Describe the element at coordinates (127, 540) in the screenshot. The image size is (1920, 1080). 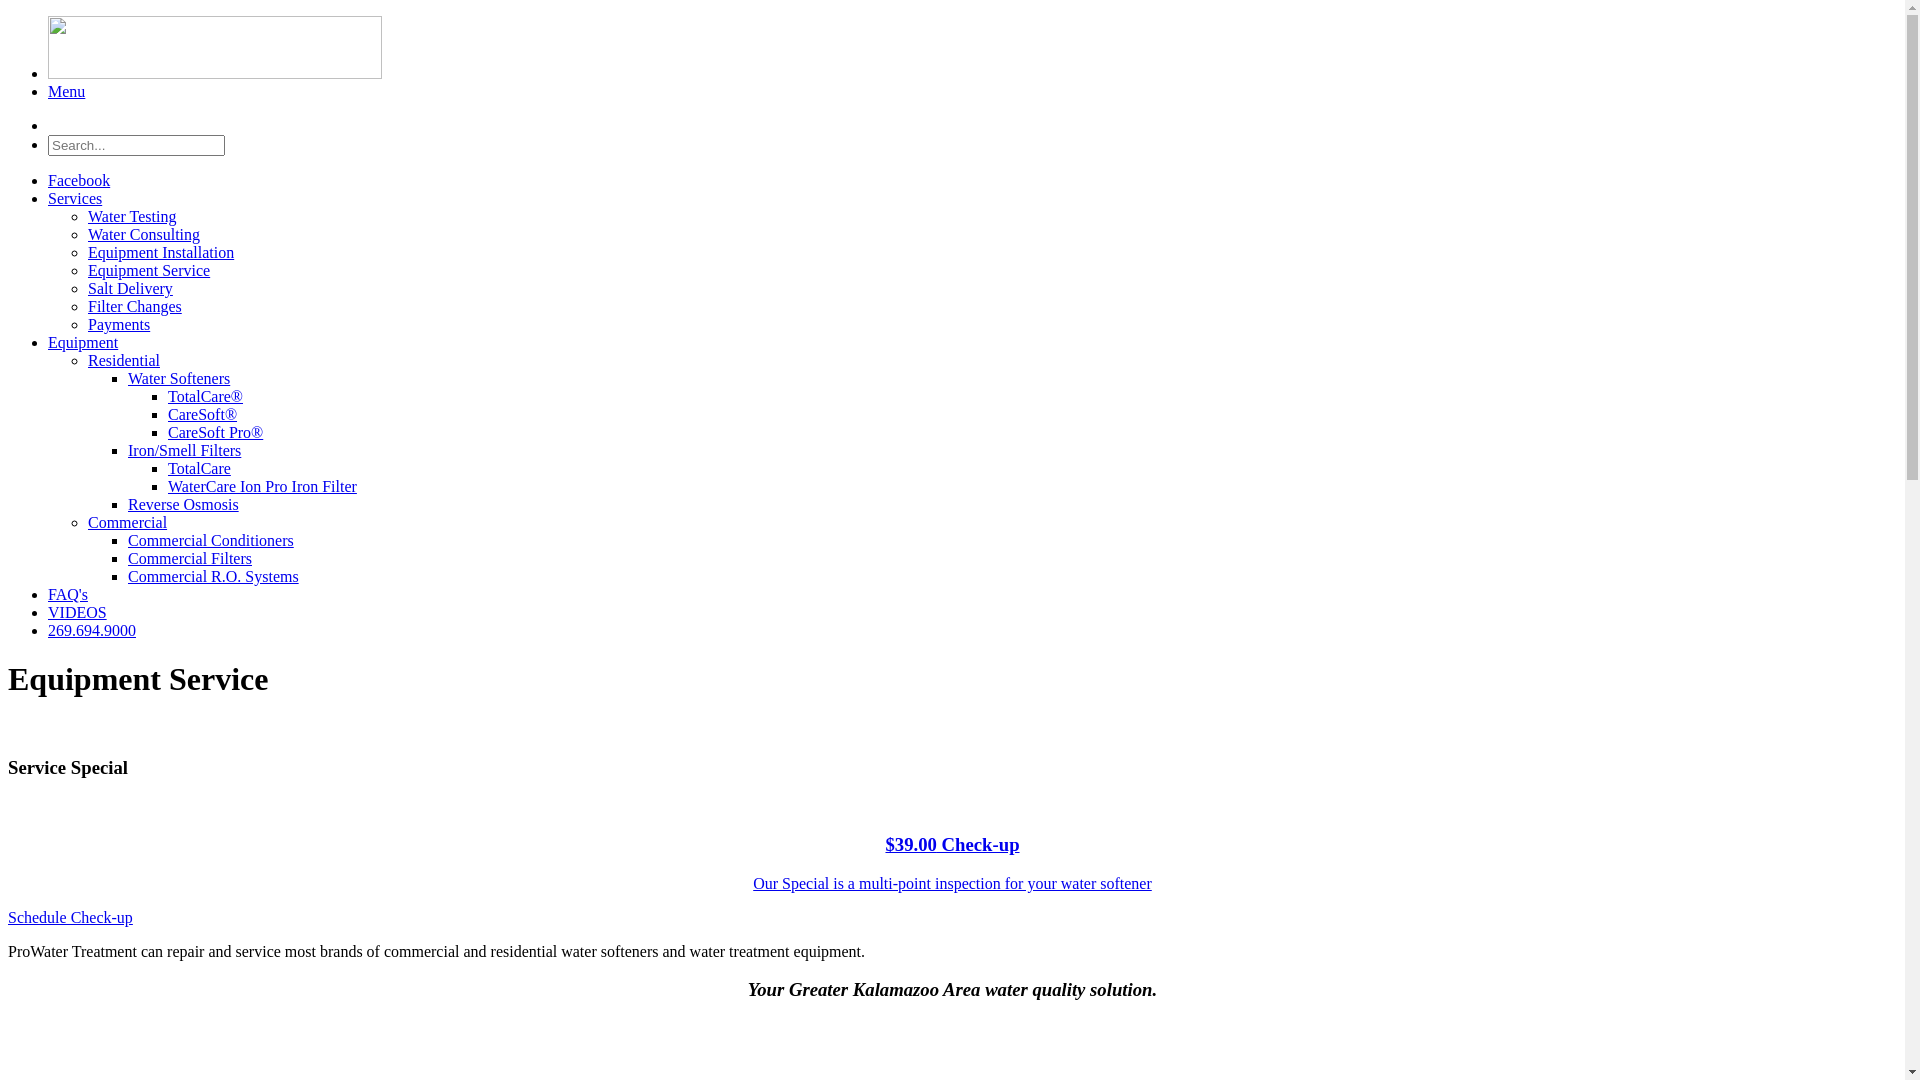
I see `'Commercial Conditioners'` at that location.